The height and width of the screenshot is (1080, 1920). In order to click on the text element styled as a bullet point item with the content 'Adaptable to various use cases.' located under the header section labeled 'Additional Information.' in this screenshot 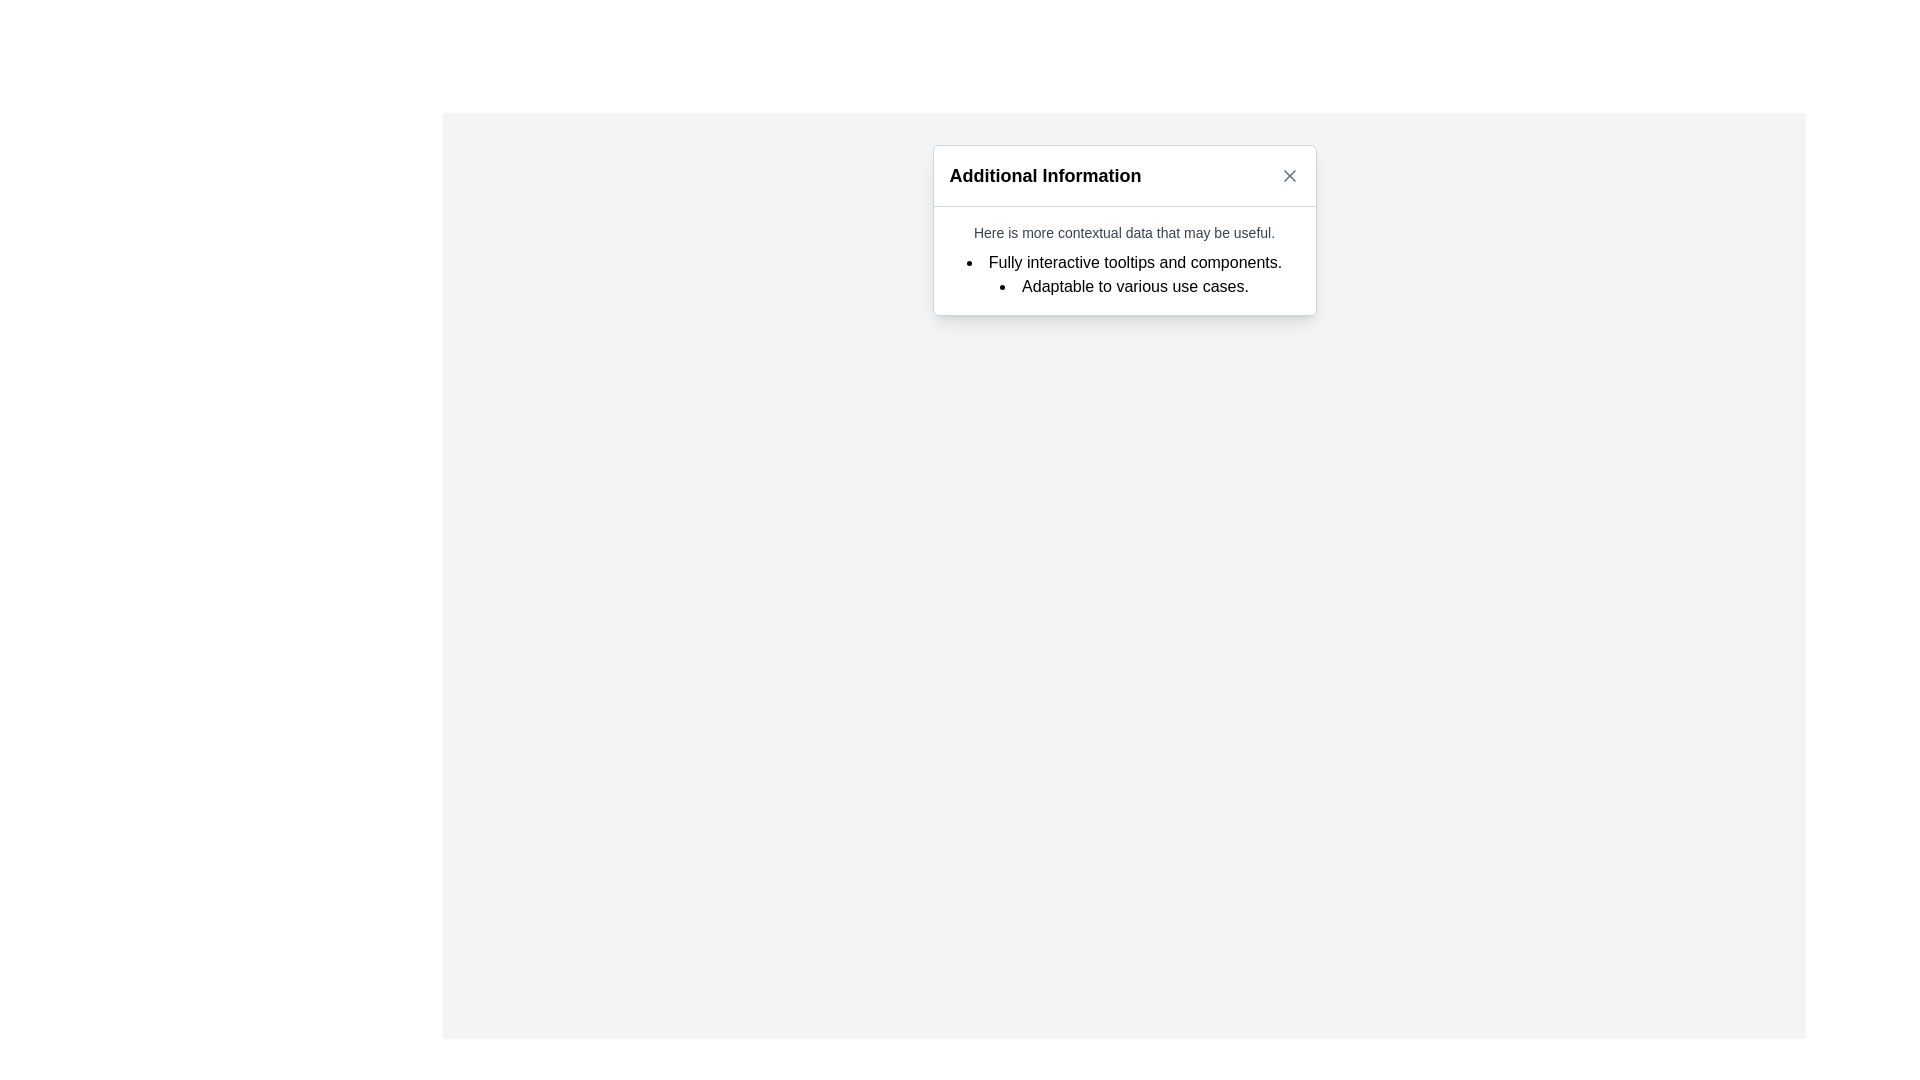, I will do `click(1124, 286)`.